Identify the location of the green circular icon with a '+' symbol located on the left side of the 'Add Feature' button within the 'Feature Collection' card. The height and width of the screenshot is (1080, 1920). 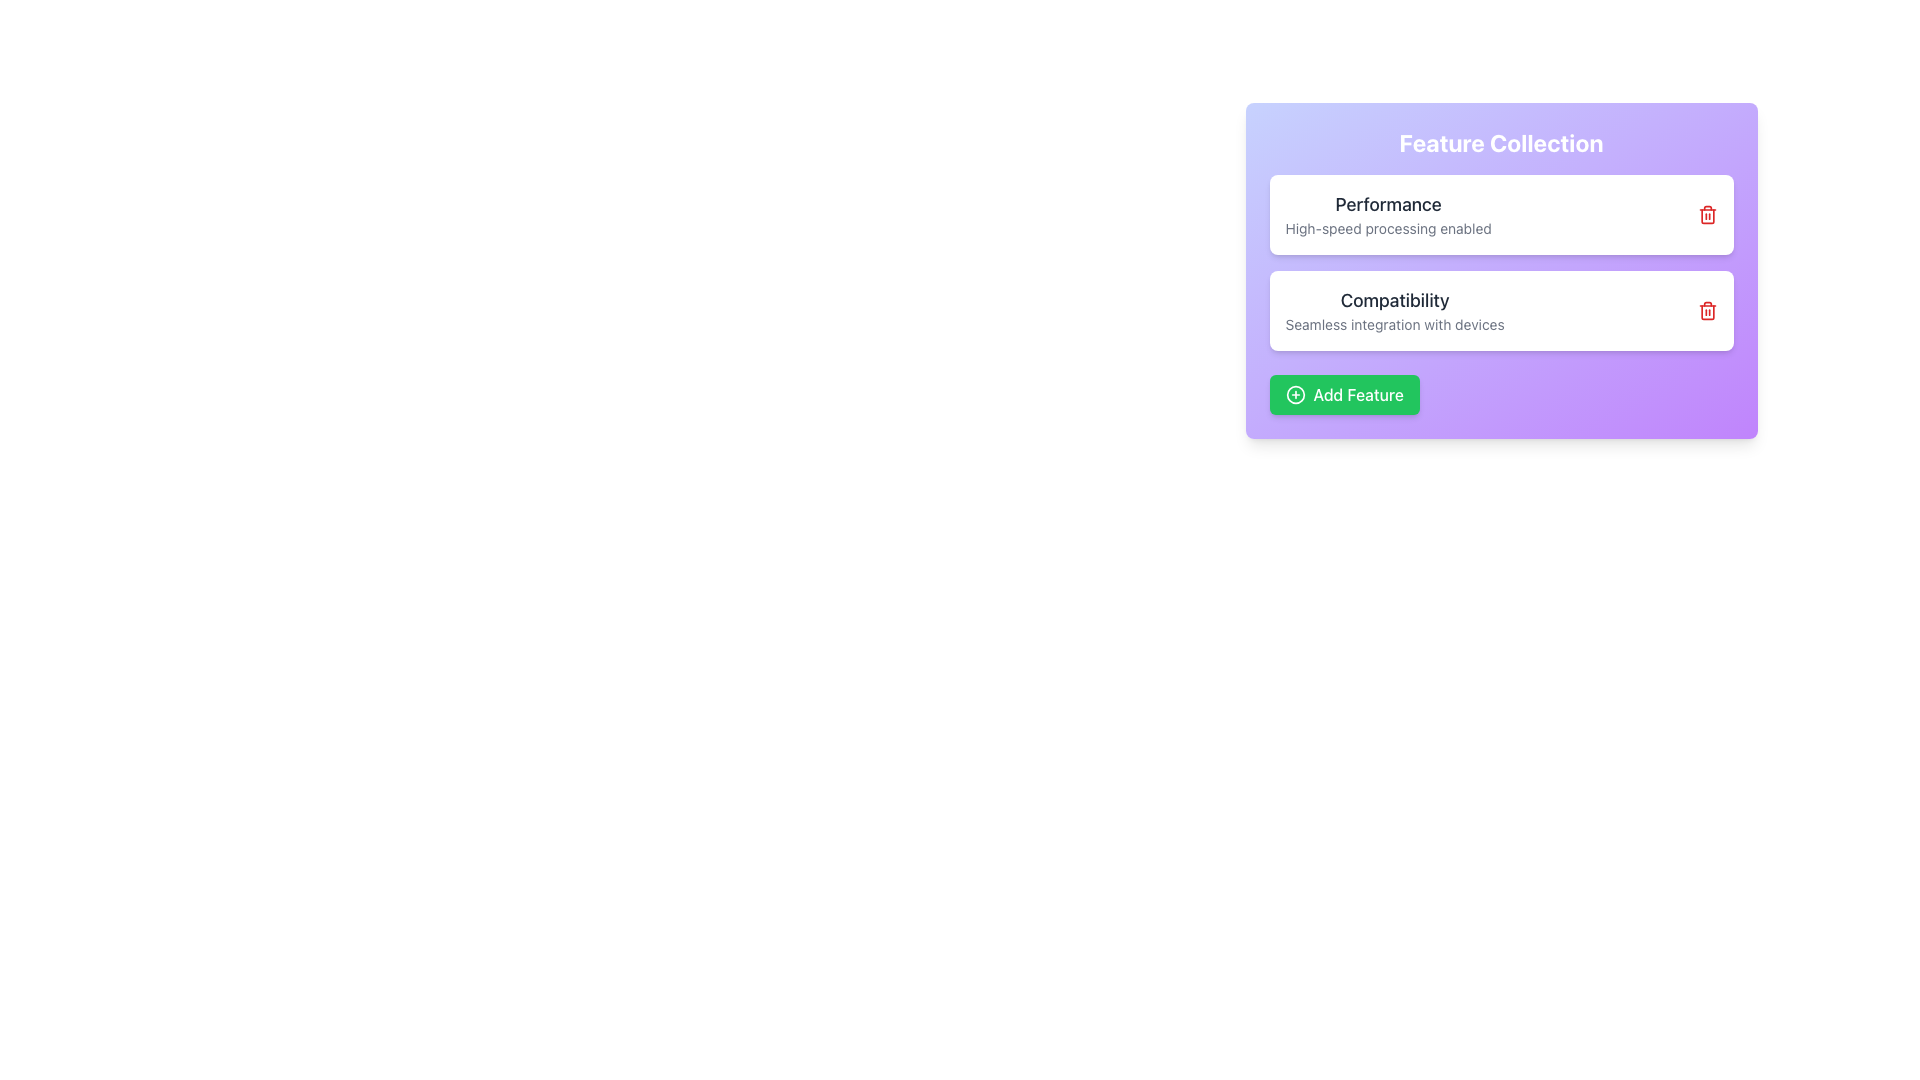
(1295, 394).